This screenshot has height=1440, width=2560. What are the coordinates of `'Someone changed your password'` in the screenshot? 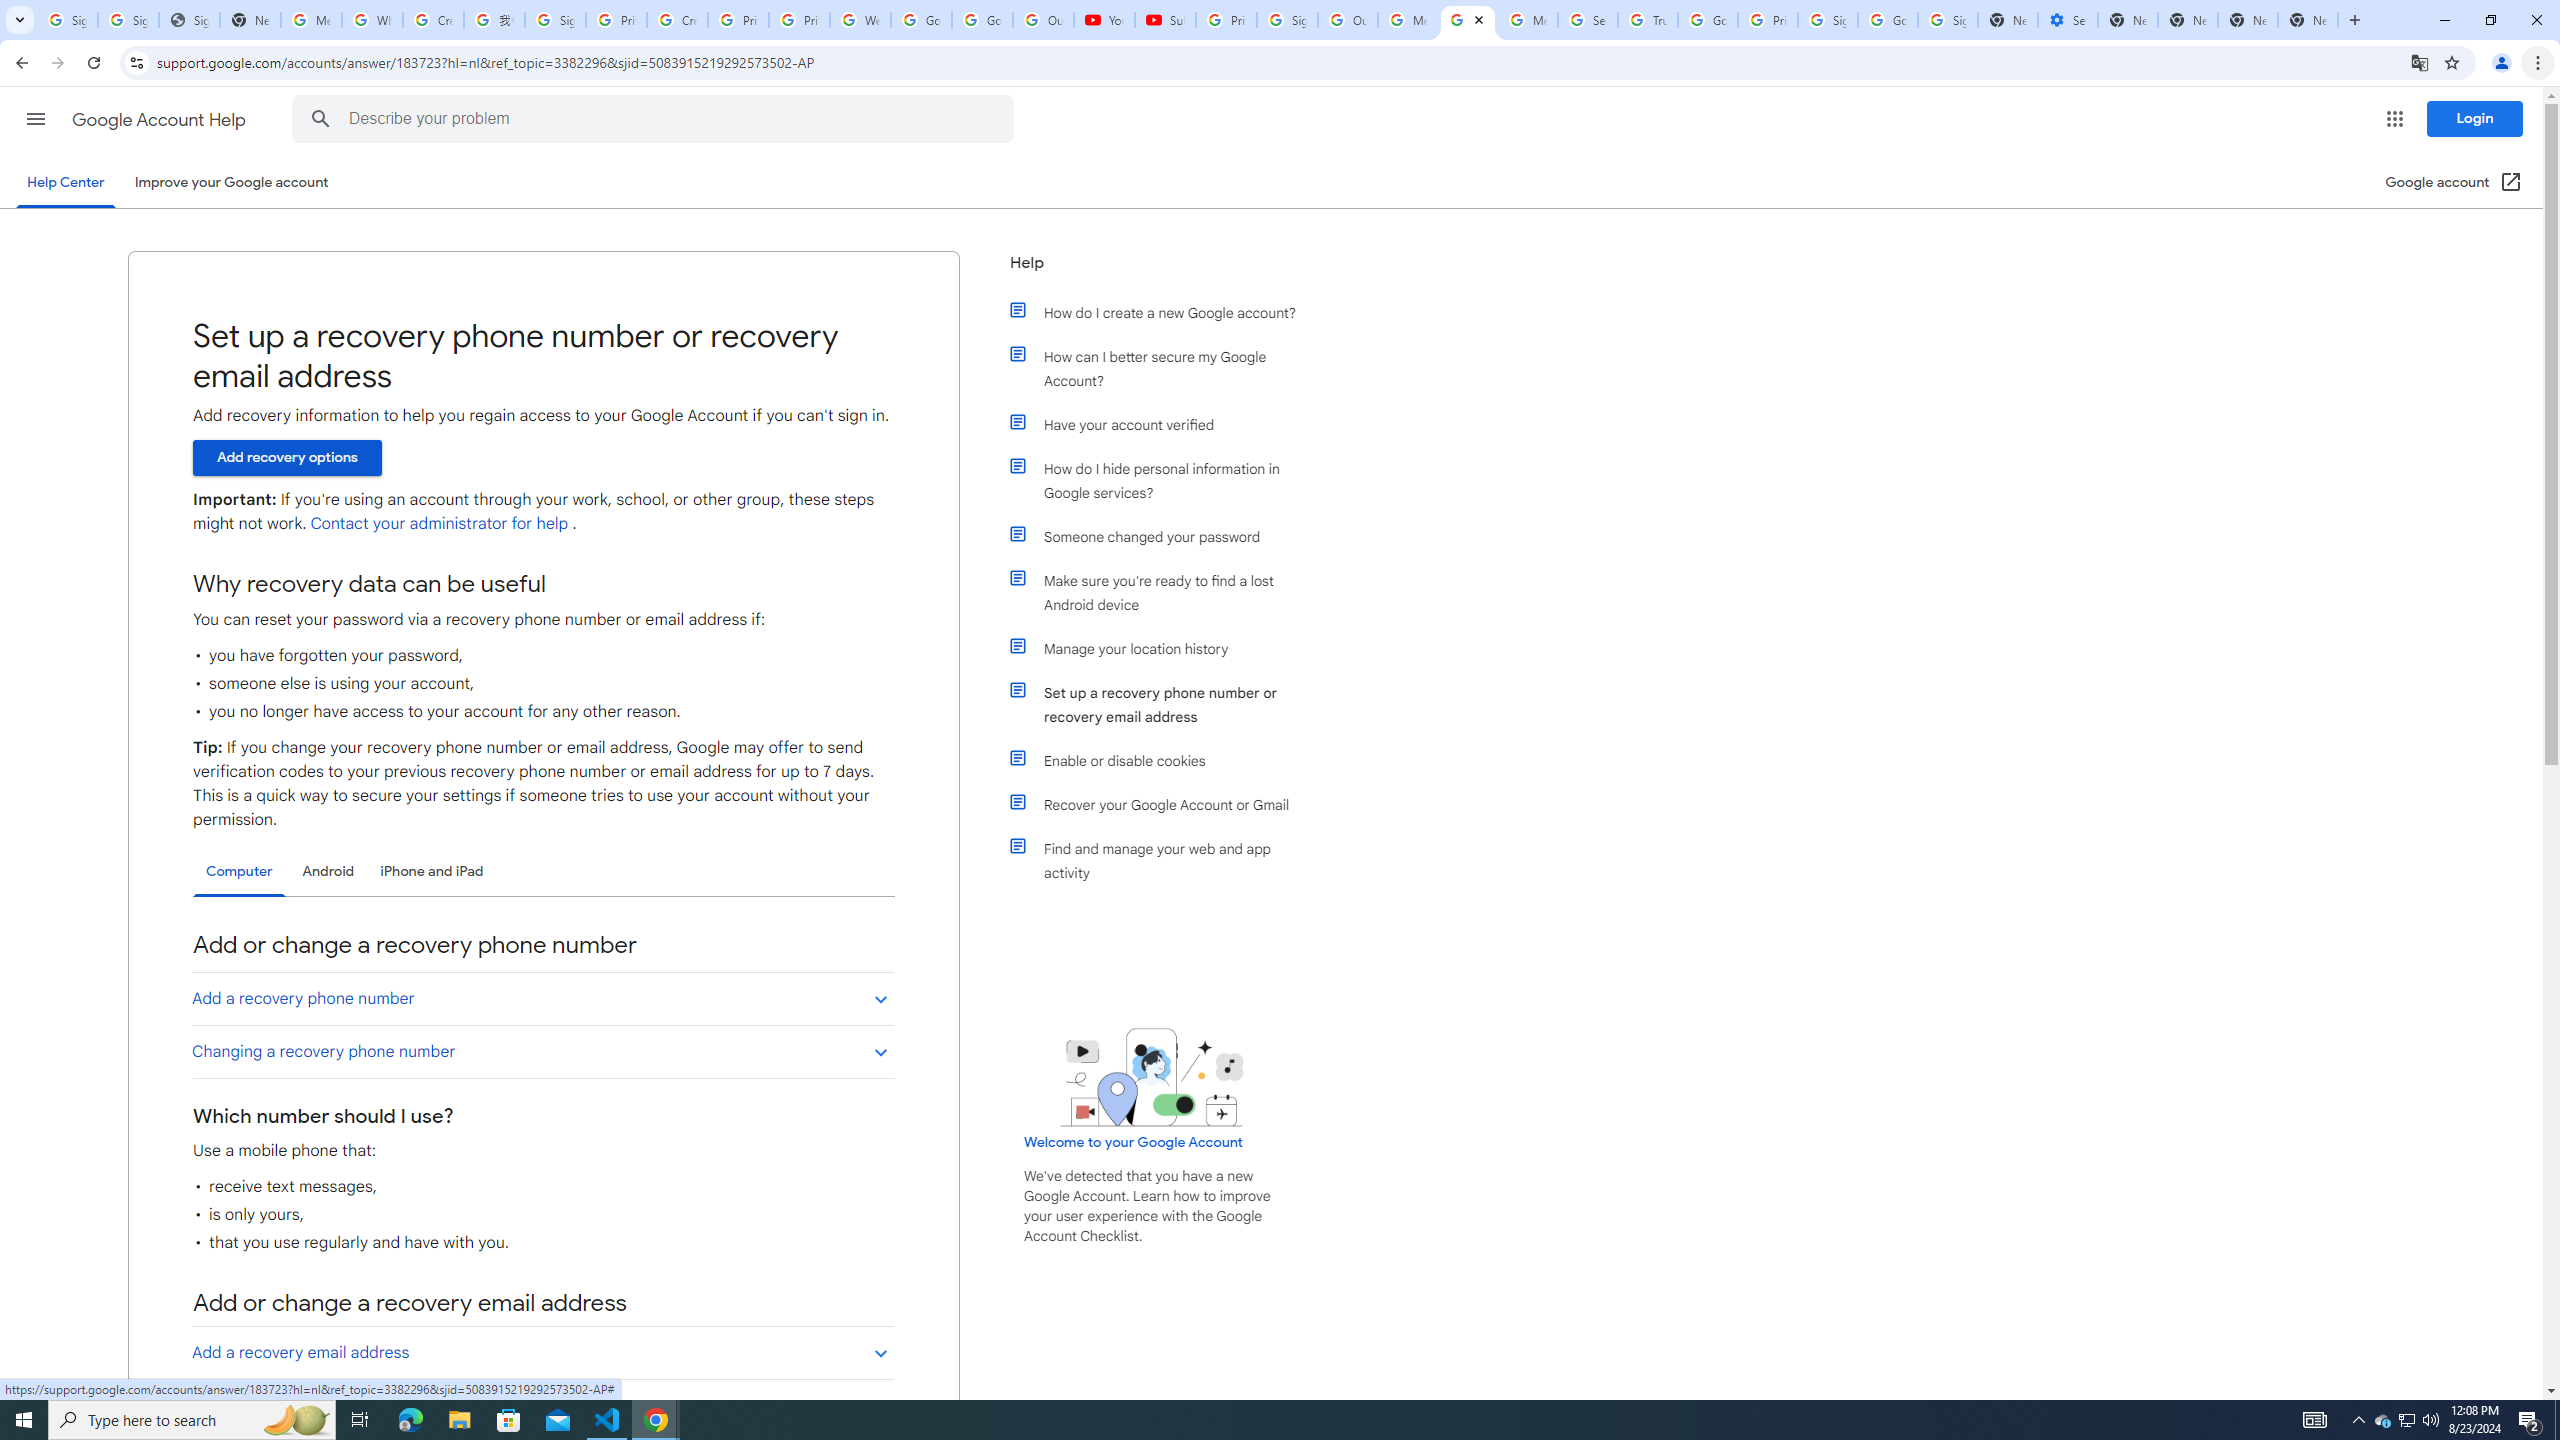 It's located at (1162, 536).